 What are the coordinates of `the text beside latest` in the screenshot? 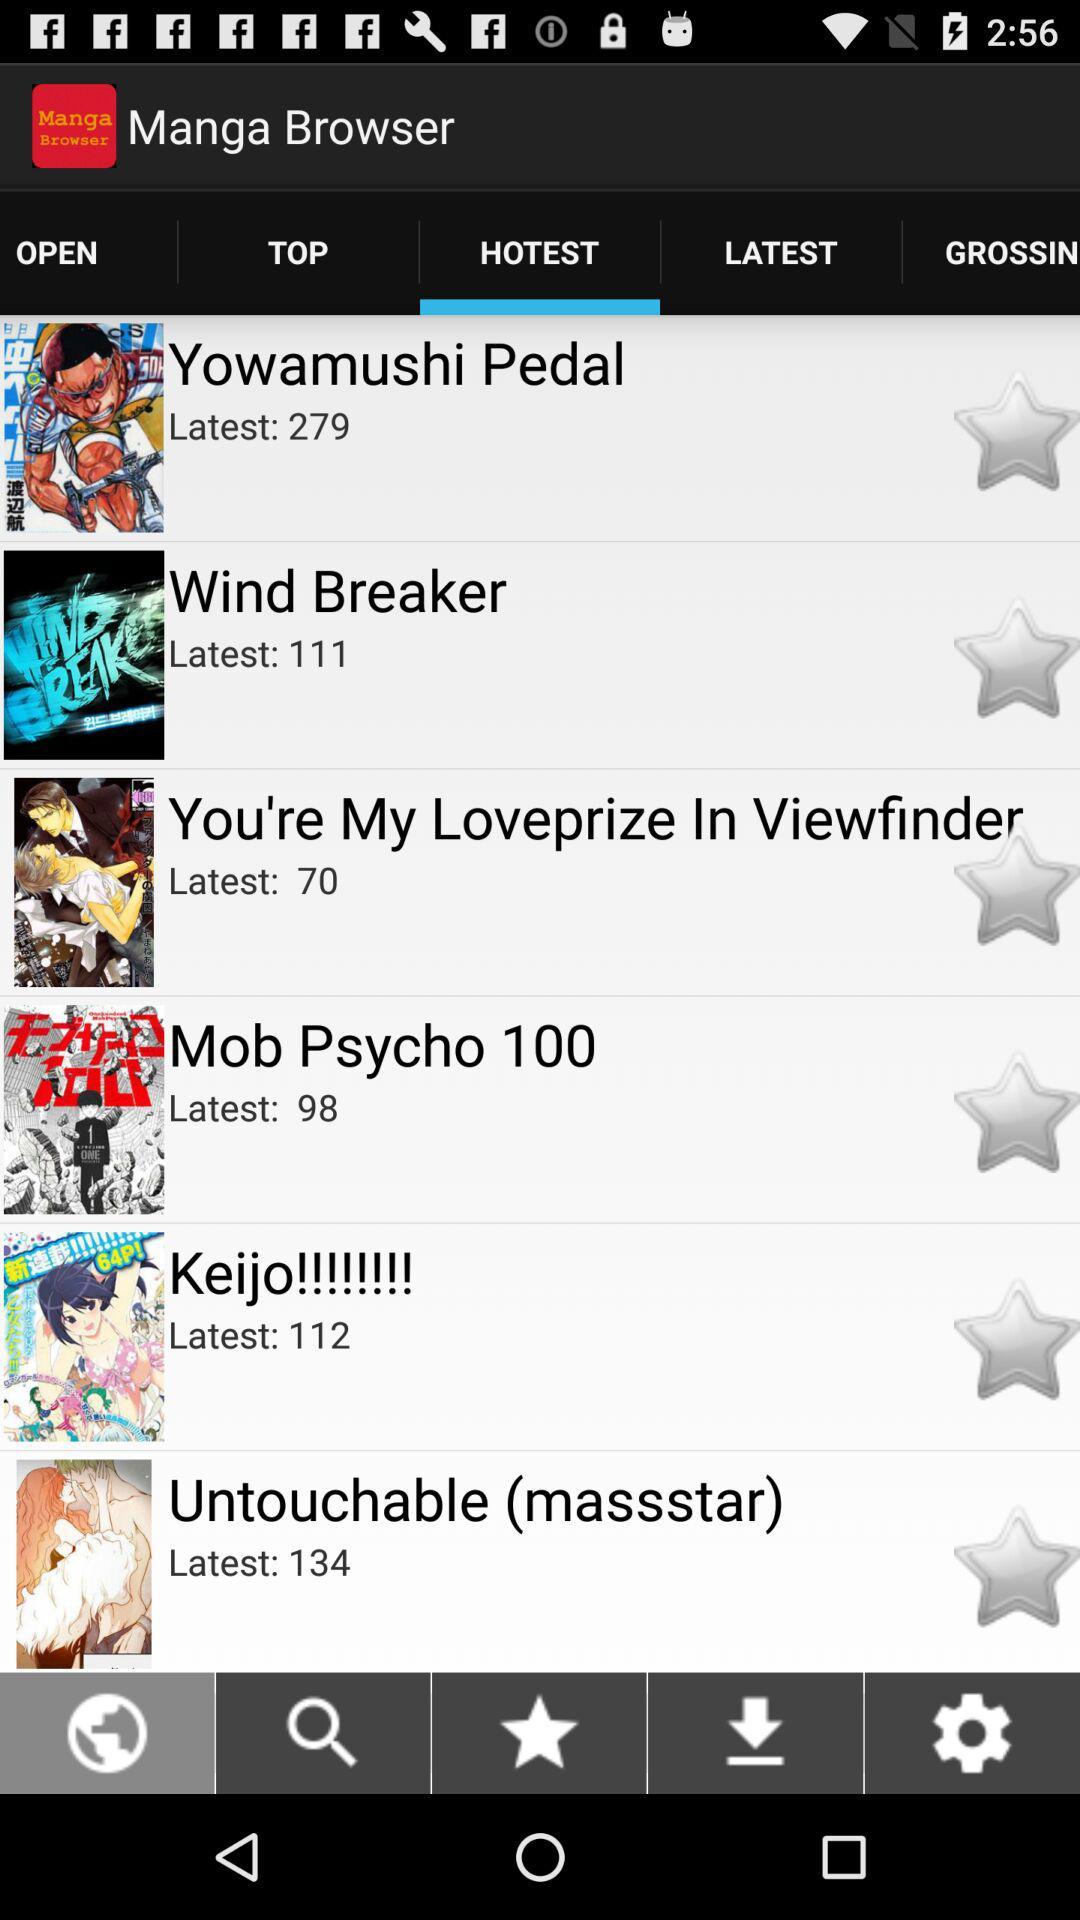 It's located at (991, 251).